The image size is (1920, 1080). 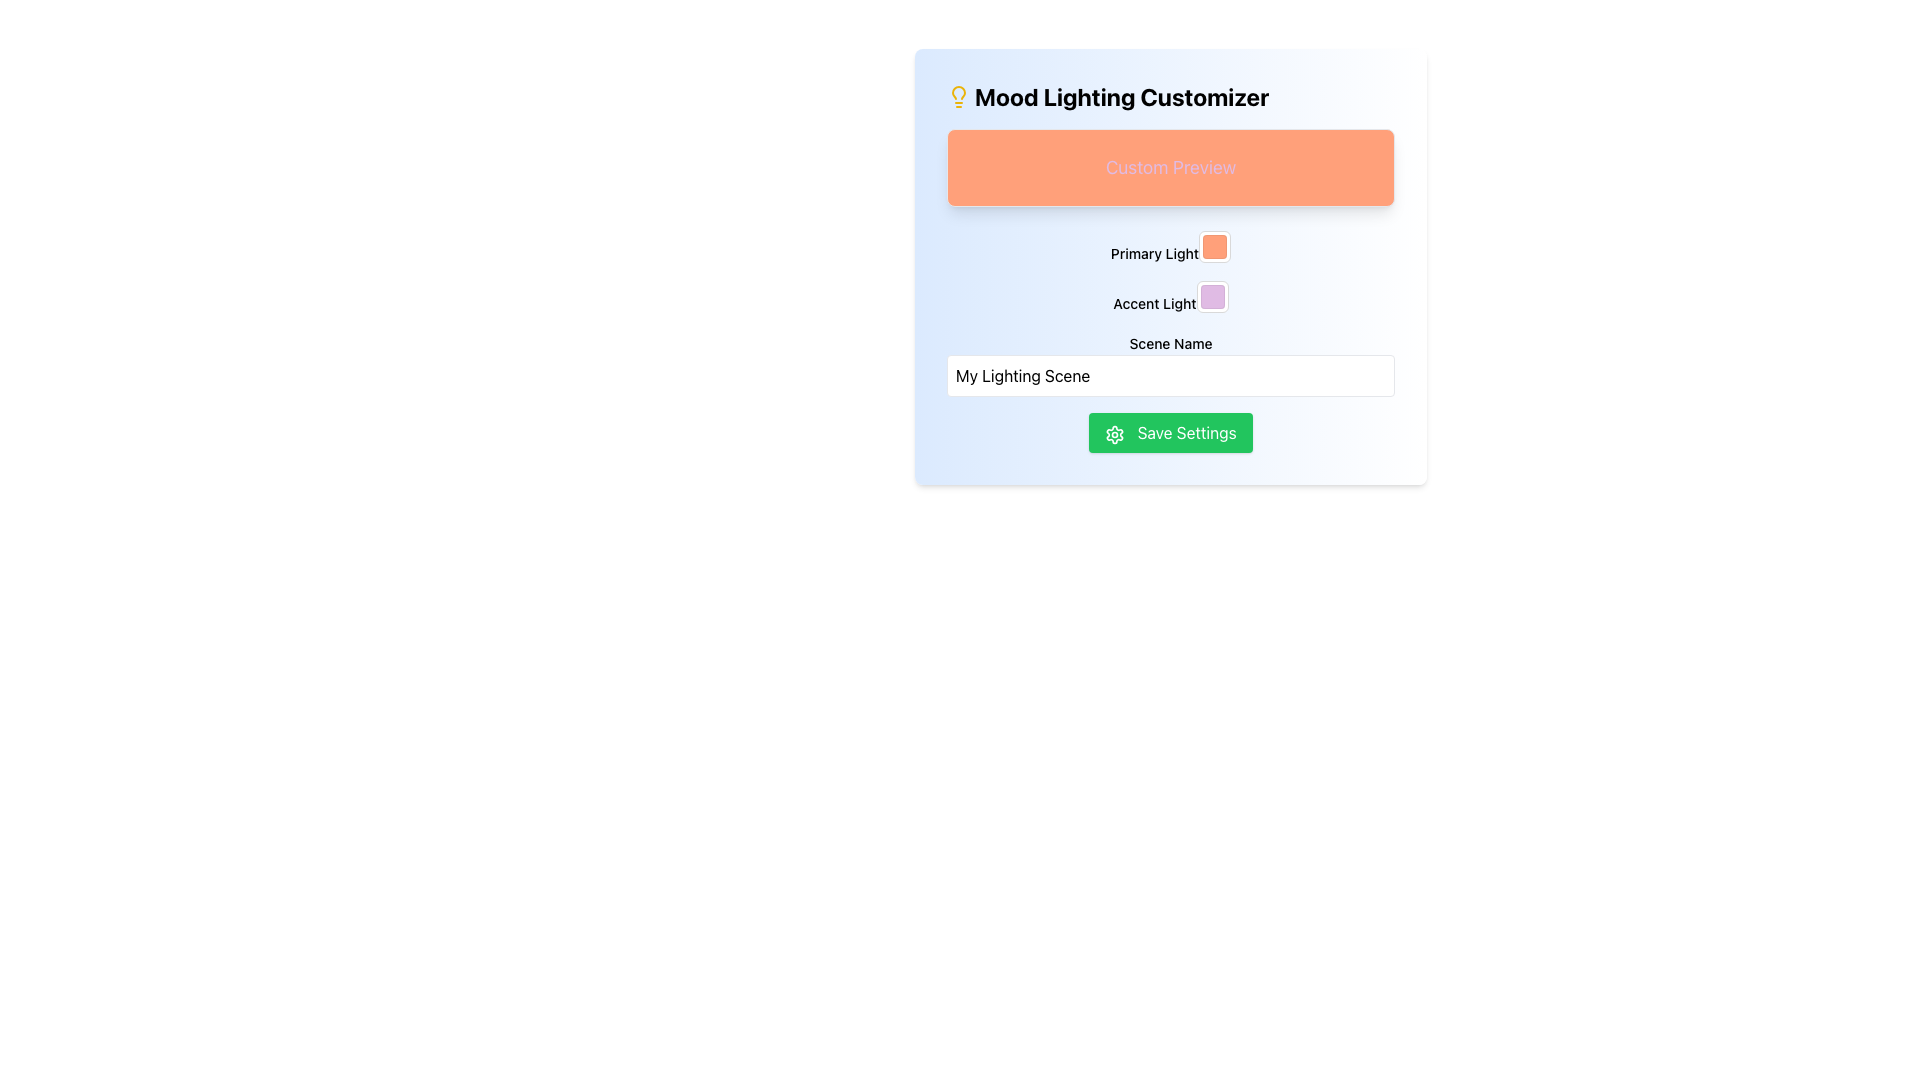 What do you see at coordinates (1114, 433) in the screenshot?
I see `the settings icon located to the left of the 'Save Settings' green button at the bottom of the interface` at bounding box center [1114, 433].